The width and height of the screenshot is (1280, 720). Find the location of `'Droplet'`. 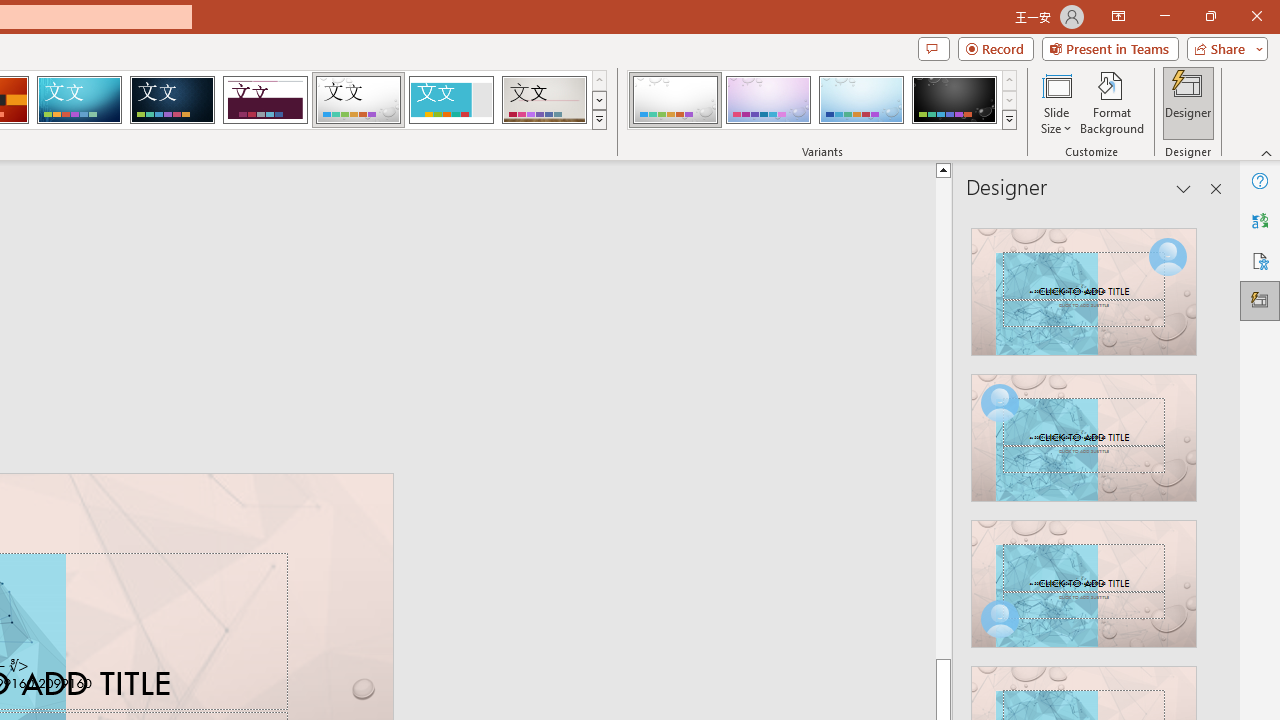

'Droplet' is located at coordinates (358, 100).